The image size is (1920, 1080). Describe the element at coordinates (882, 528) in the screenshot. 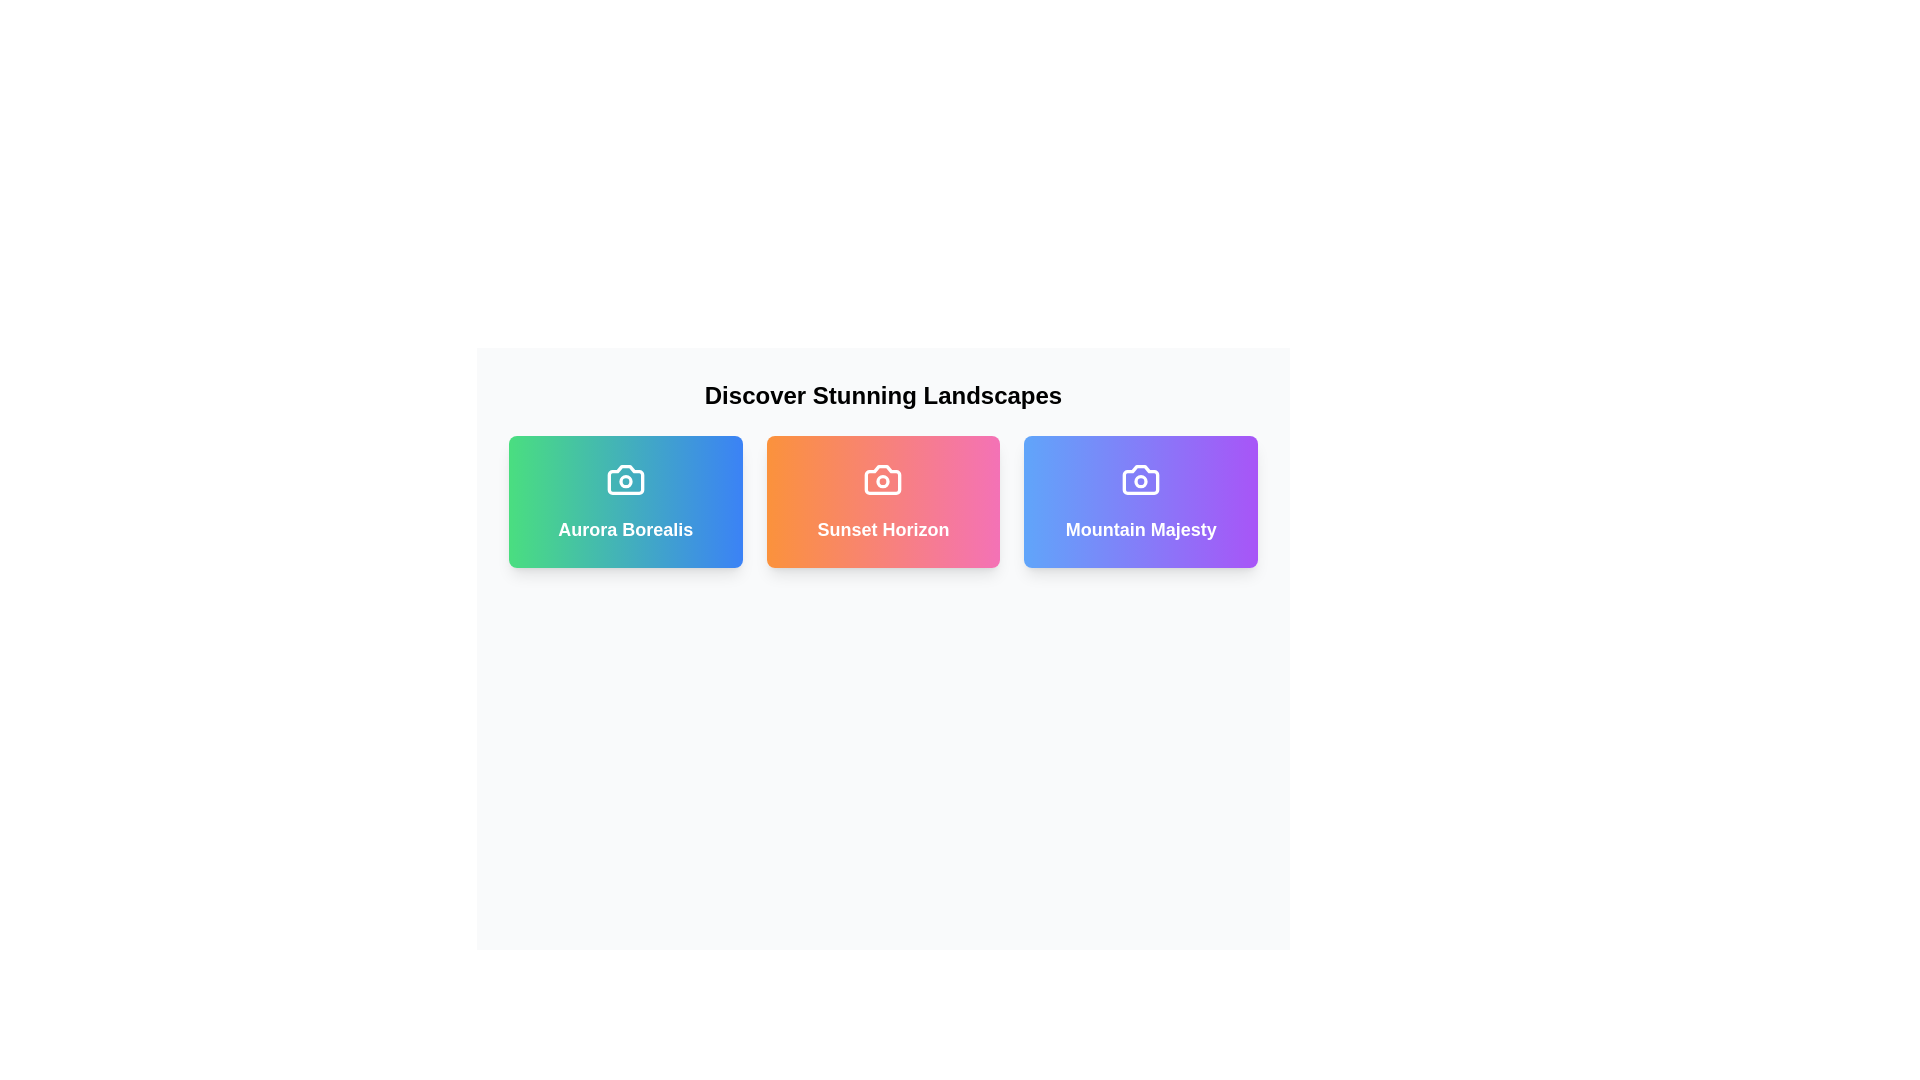

I see `the text label indicating 'Sunset Horizon', which is located below a camera icon in the central box of the three-column layout` at that location.